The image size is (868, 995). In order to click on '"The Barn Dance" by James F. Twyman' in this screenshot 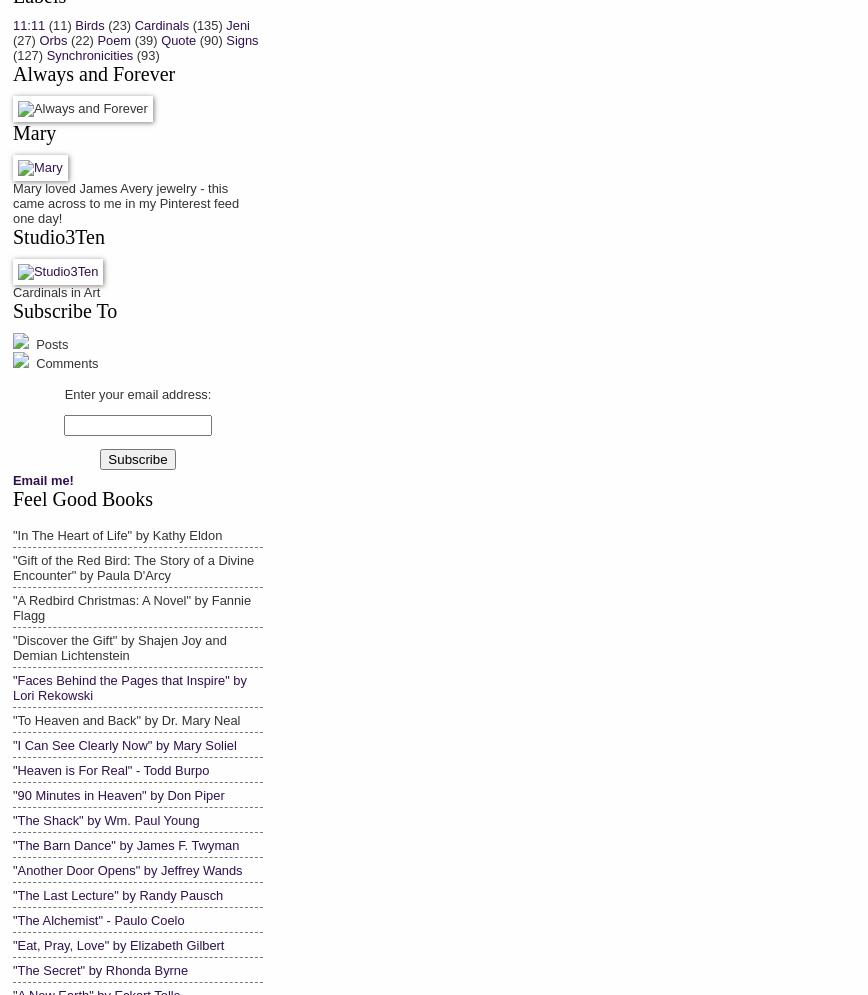, I will do `click(13, 844)`.